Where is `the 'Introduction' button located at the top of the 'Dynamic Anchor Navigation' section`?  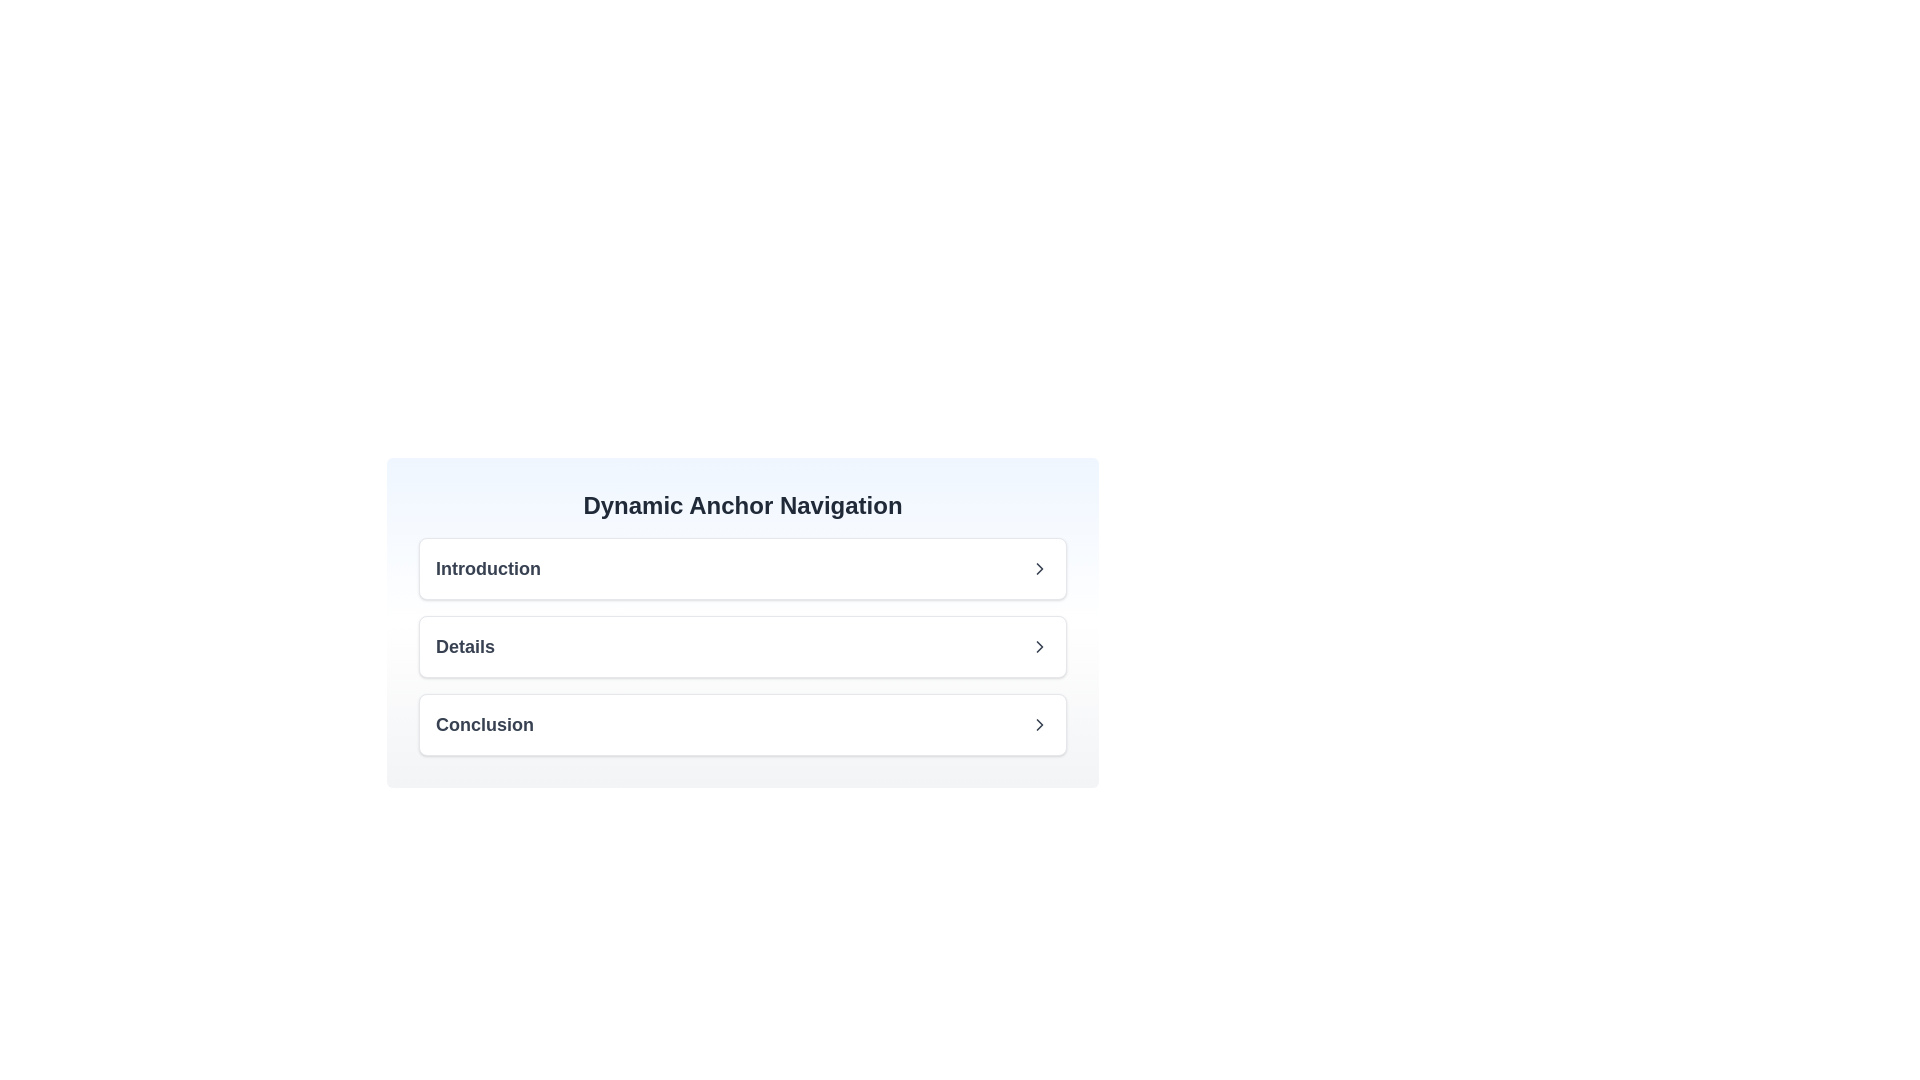
the 'Introduction' button located at the top of the 'Dynamic Anchor Navigation' section is located at coordinates (742, 569).